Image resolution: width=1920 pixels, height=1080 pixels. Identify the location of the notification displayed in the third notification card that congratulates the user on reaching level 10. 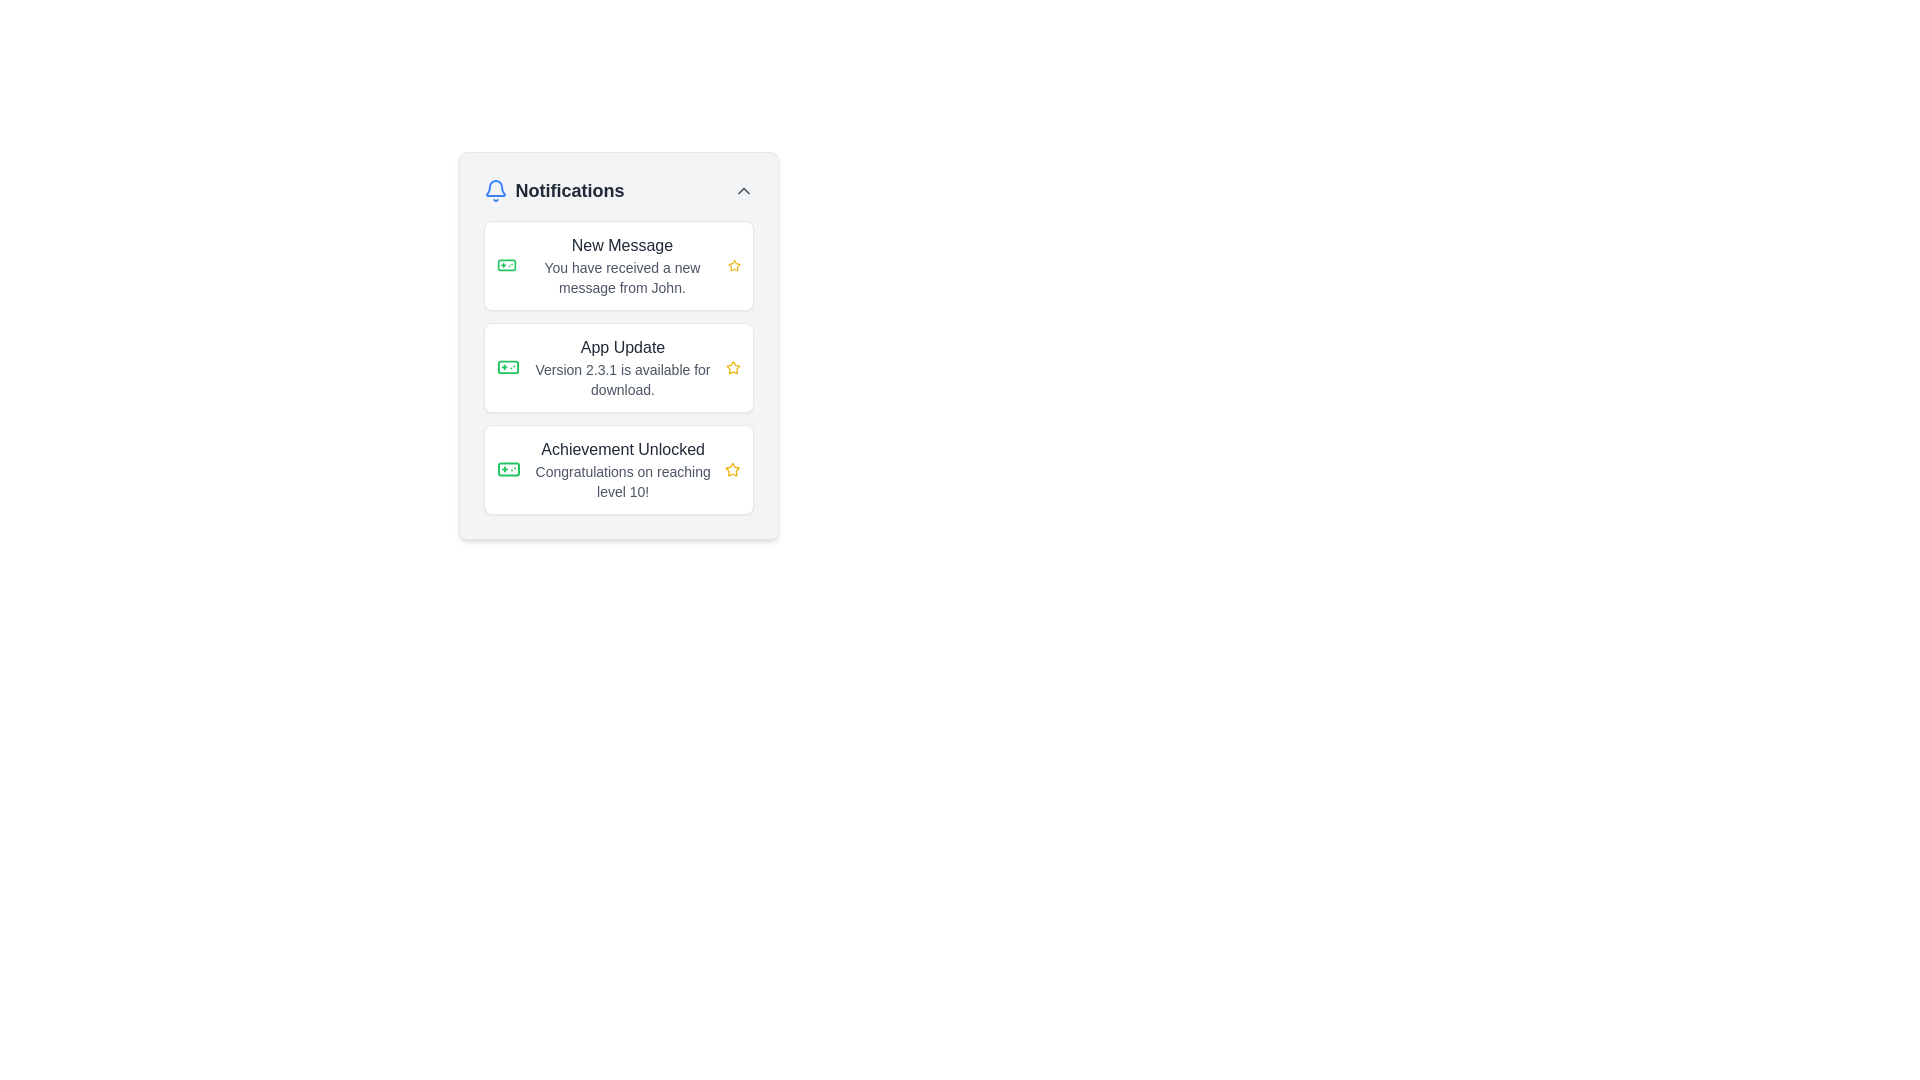
(622, 470).